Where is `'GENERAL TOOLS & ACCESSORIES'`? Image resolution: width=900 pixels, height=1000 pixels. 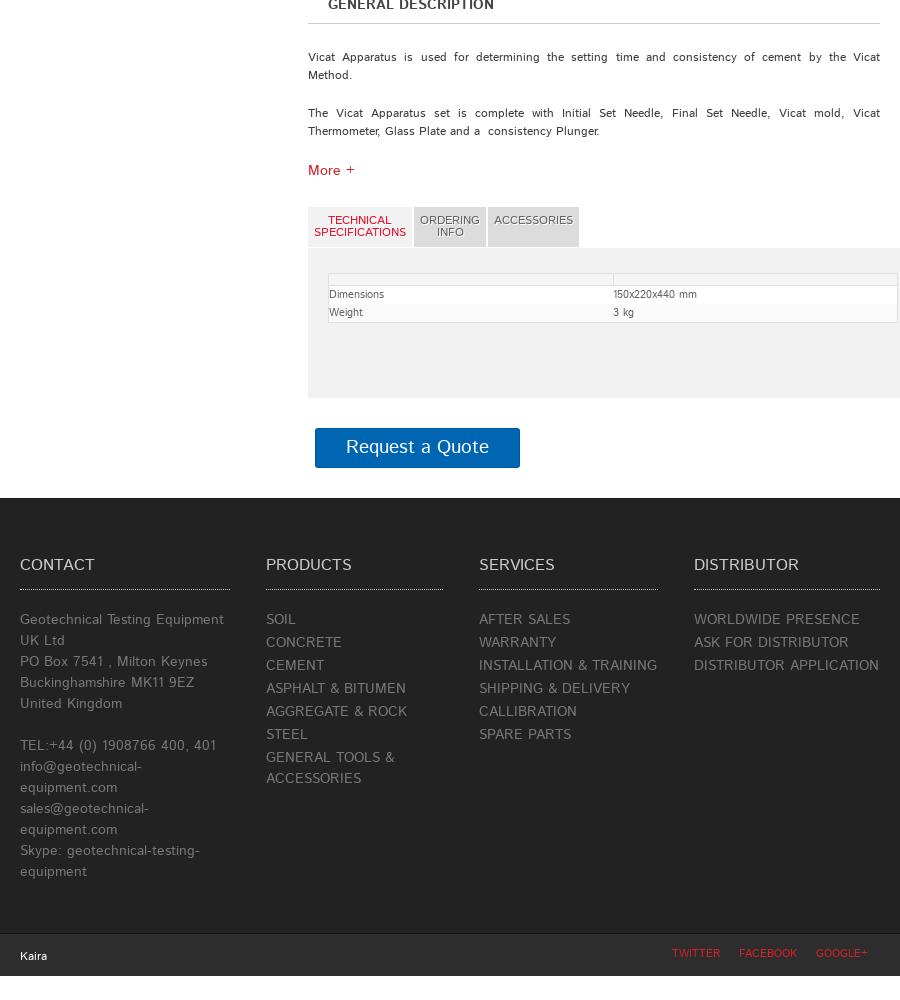 'GENERAL TOOLS & ACCESSORIES' is located at coordinates (265, 768).